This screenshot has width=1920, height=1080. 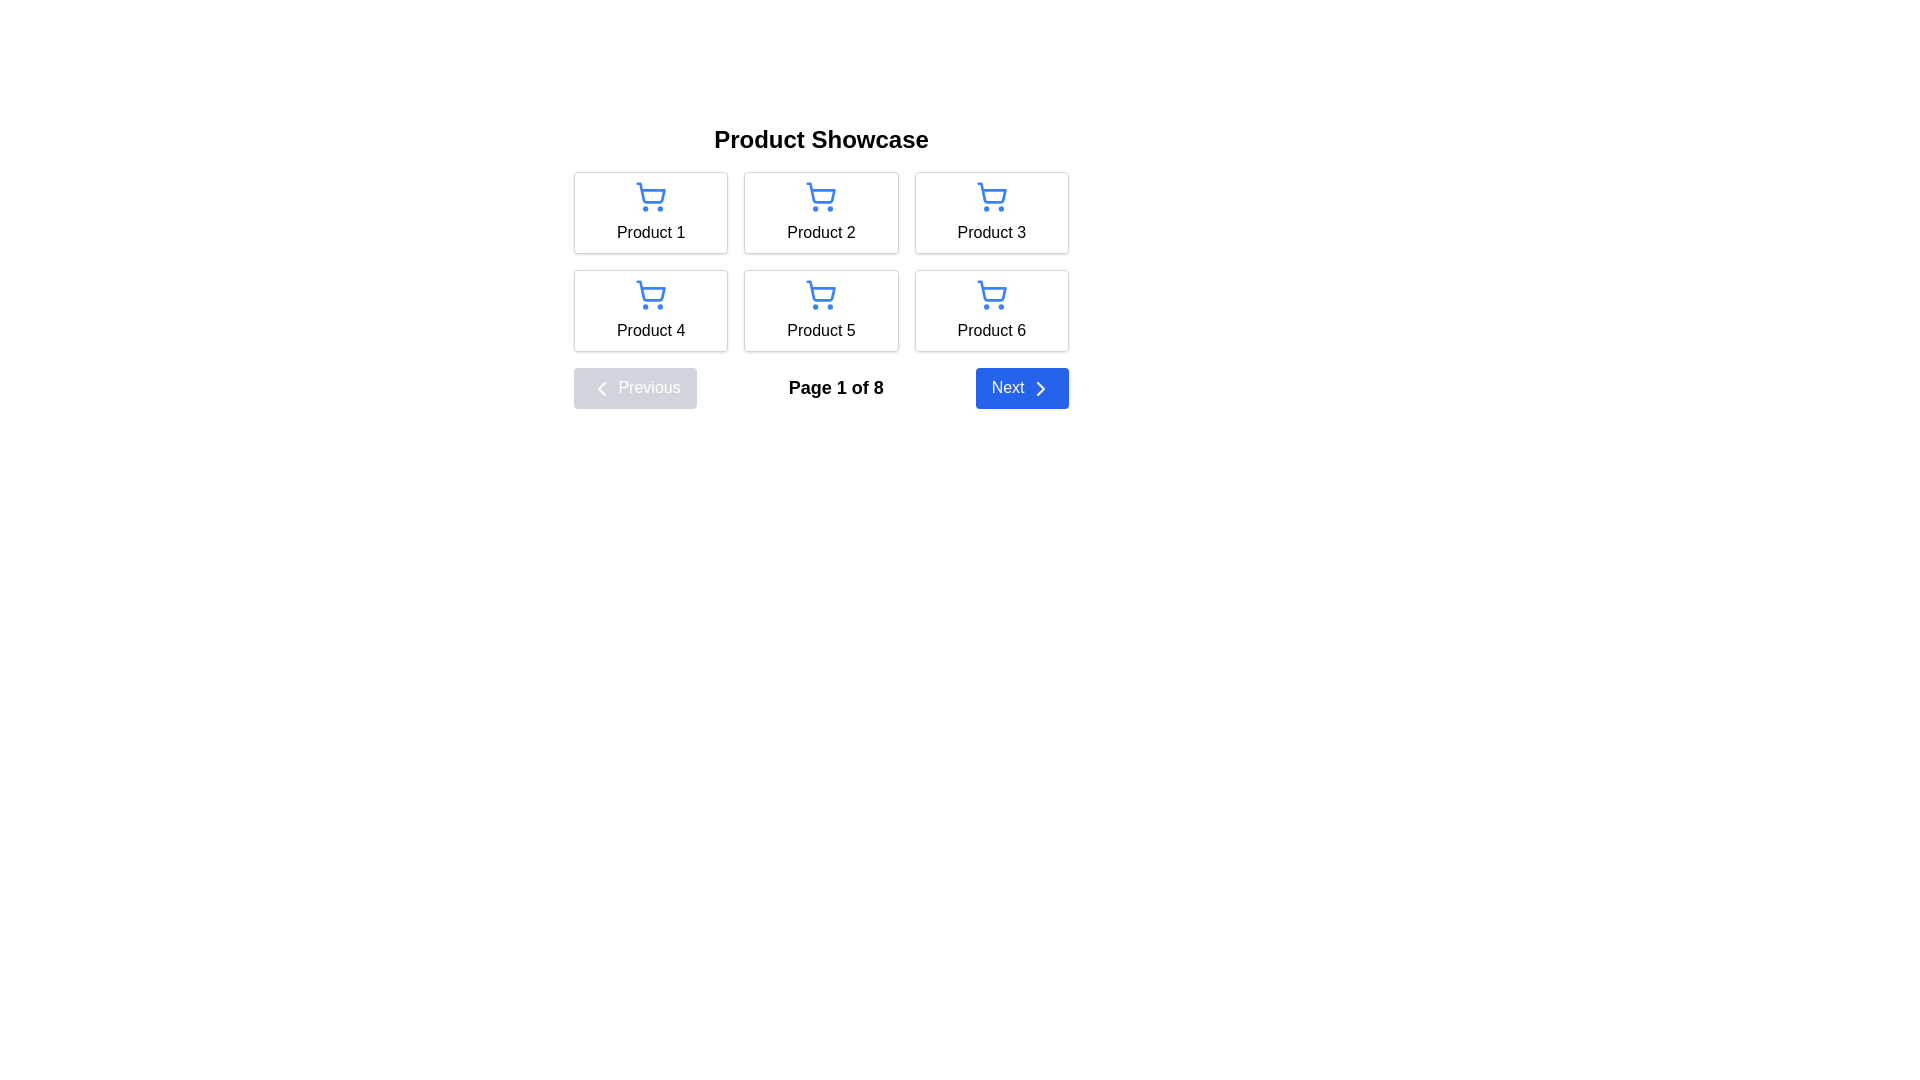 I want to click on the 'Previous' button with a blue-gray background and white text, so click(x=634, y=388).